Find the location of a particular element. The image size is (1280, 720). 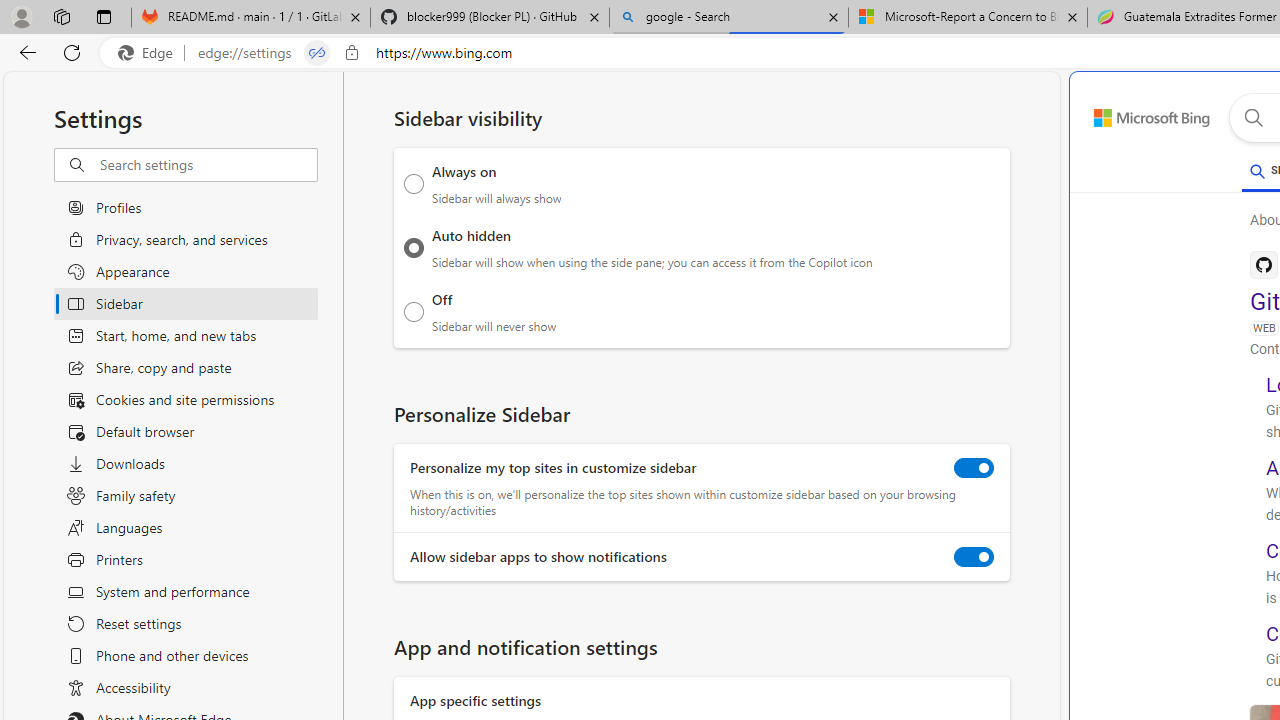

'Personalize my top sites in customize sidebar' is located at coordinates (974, 468).